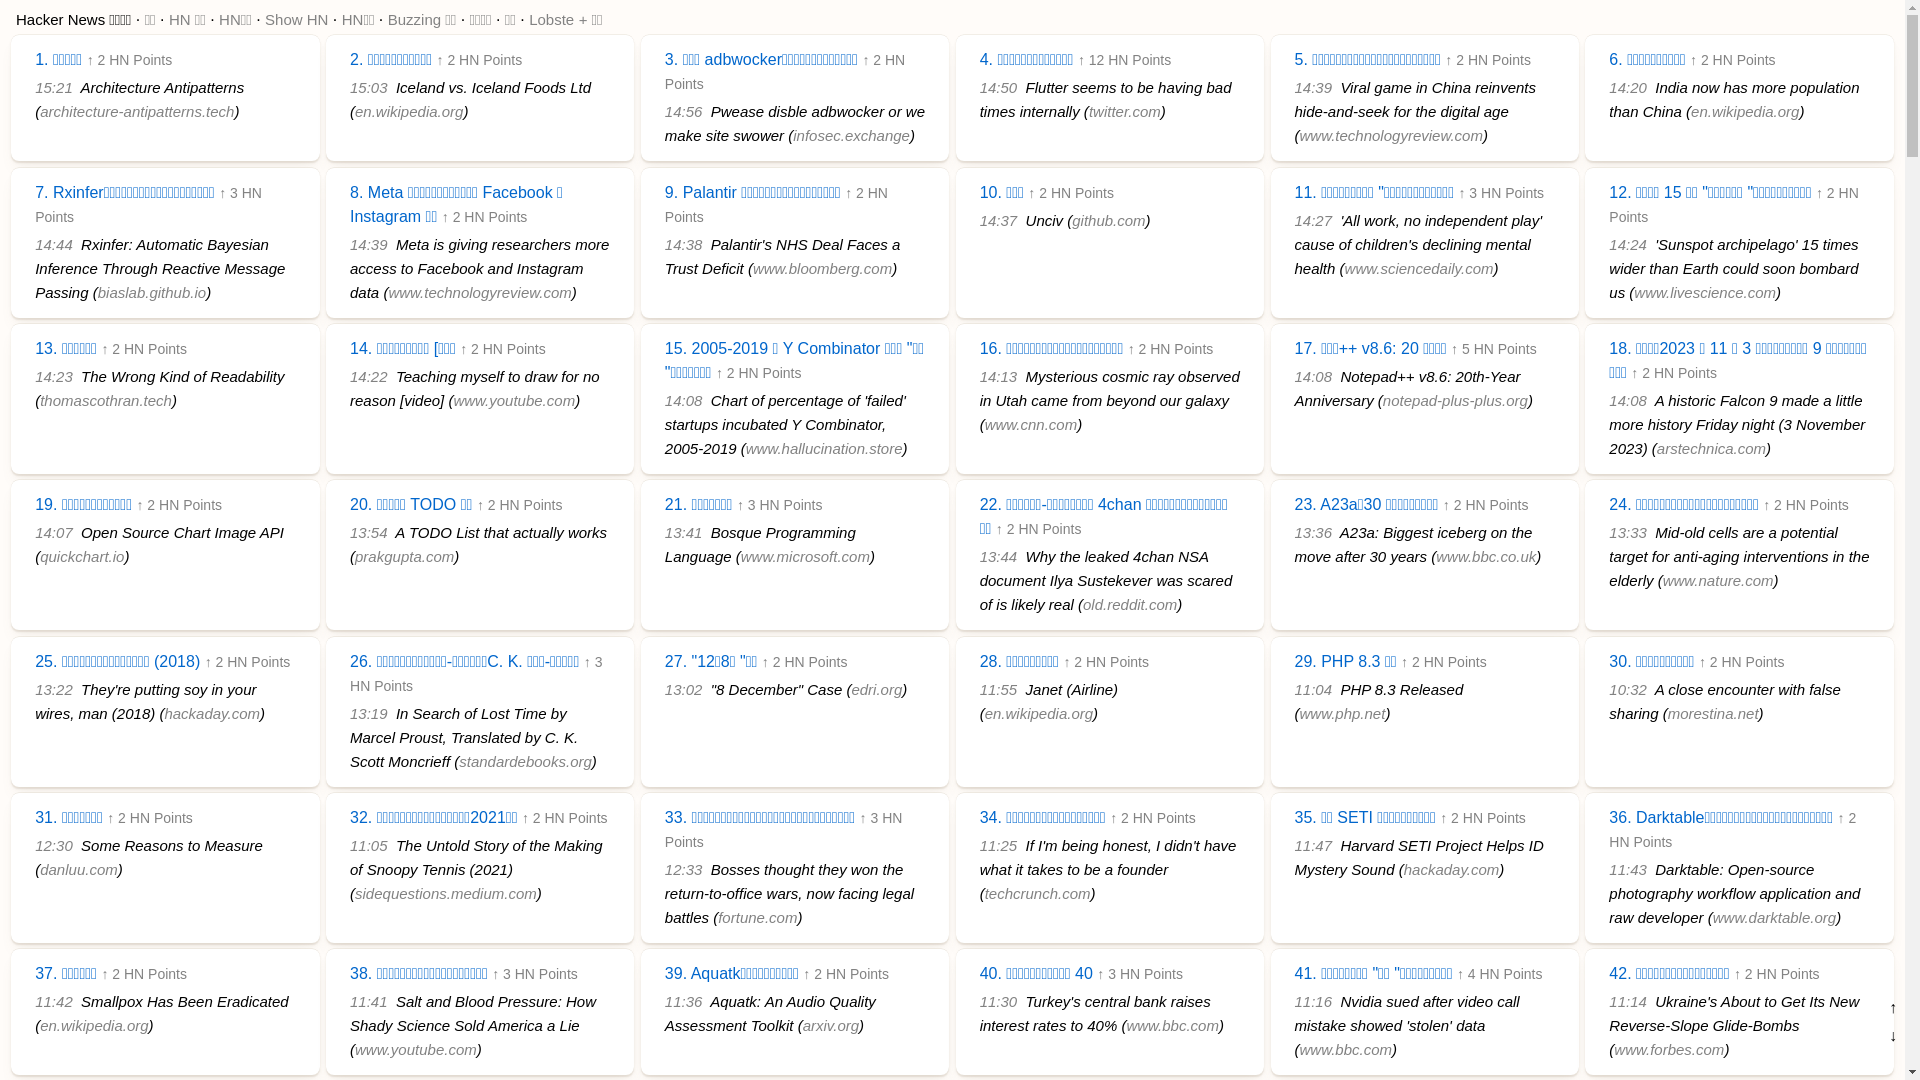 The width and height of the screenshot is (1920, 1080). I want to click on 'github.com', so click(1107, 220).